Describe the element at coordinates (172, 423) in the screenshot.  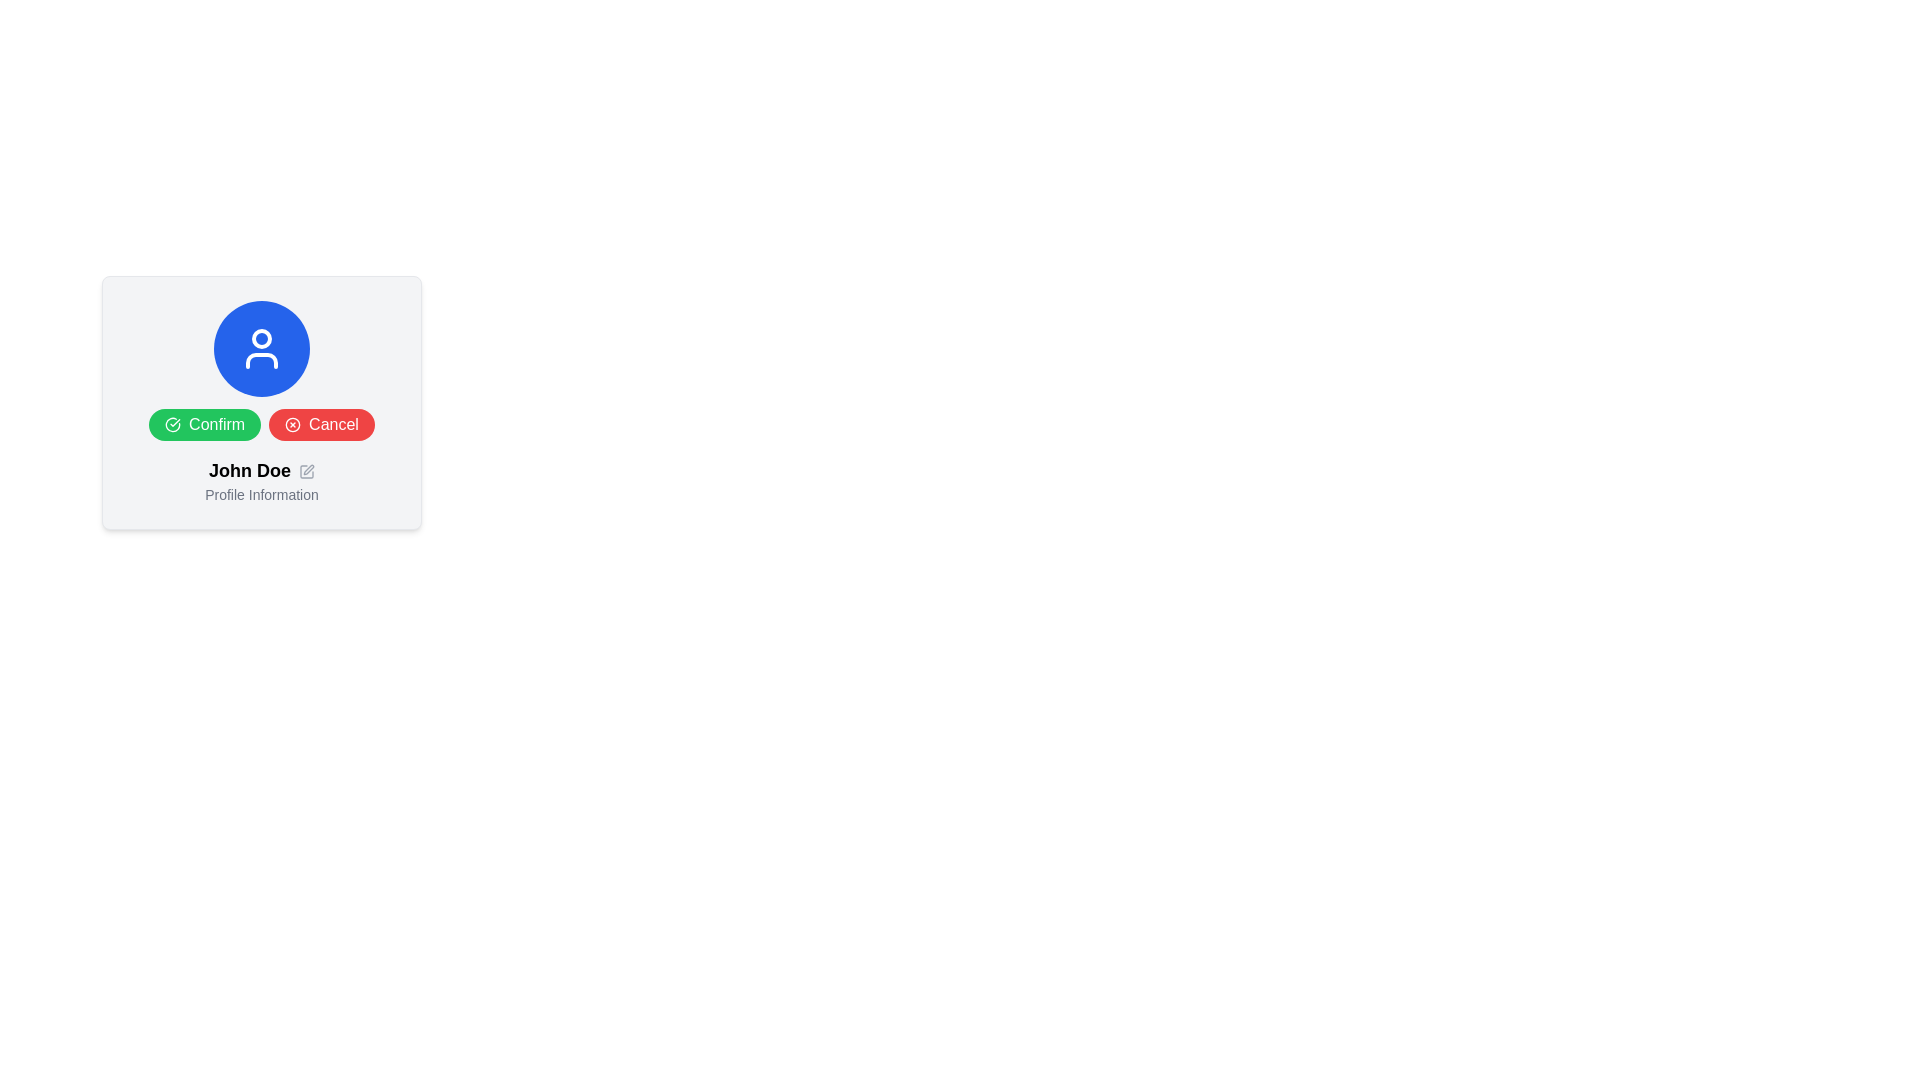
I see `the confirming action icon located inside the left green 'Confirm' button, which is part of the control panel below the blue user avatar` at that location.